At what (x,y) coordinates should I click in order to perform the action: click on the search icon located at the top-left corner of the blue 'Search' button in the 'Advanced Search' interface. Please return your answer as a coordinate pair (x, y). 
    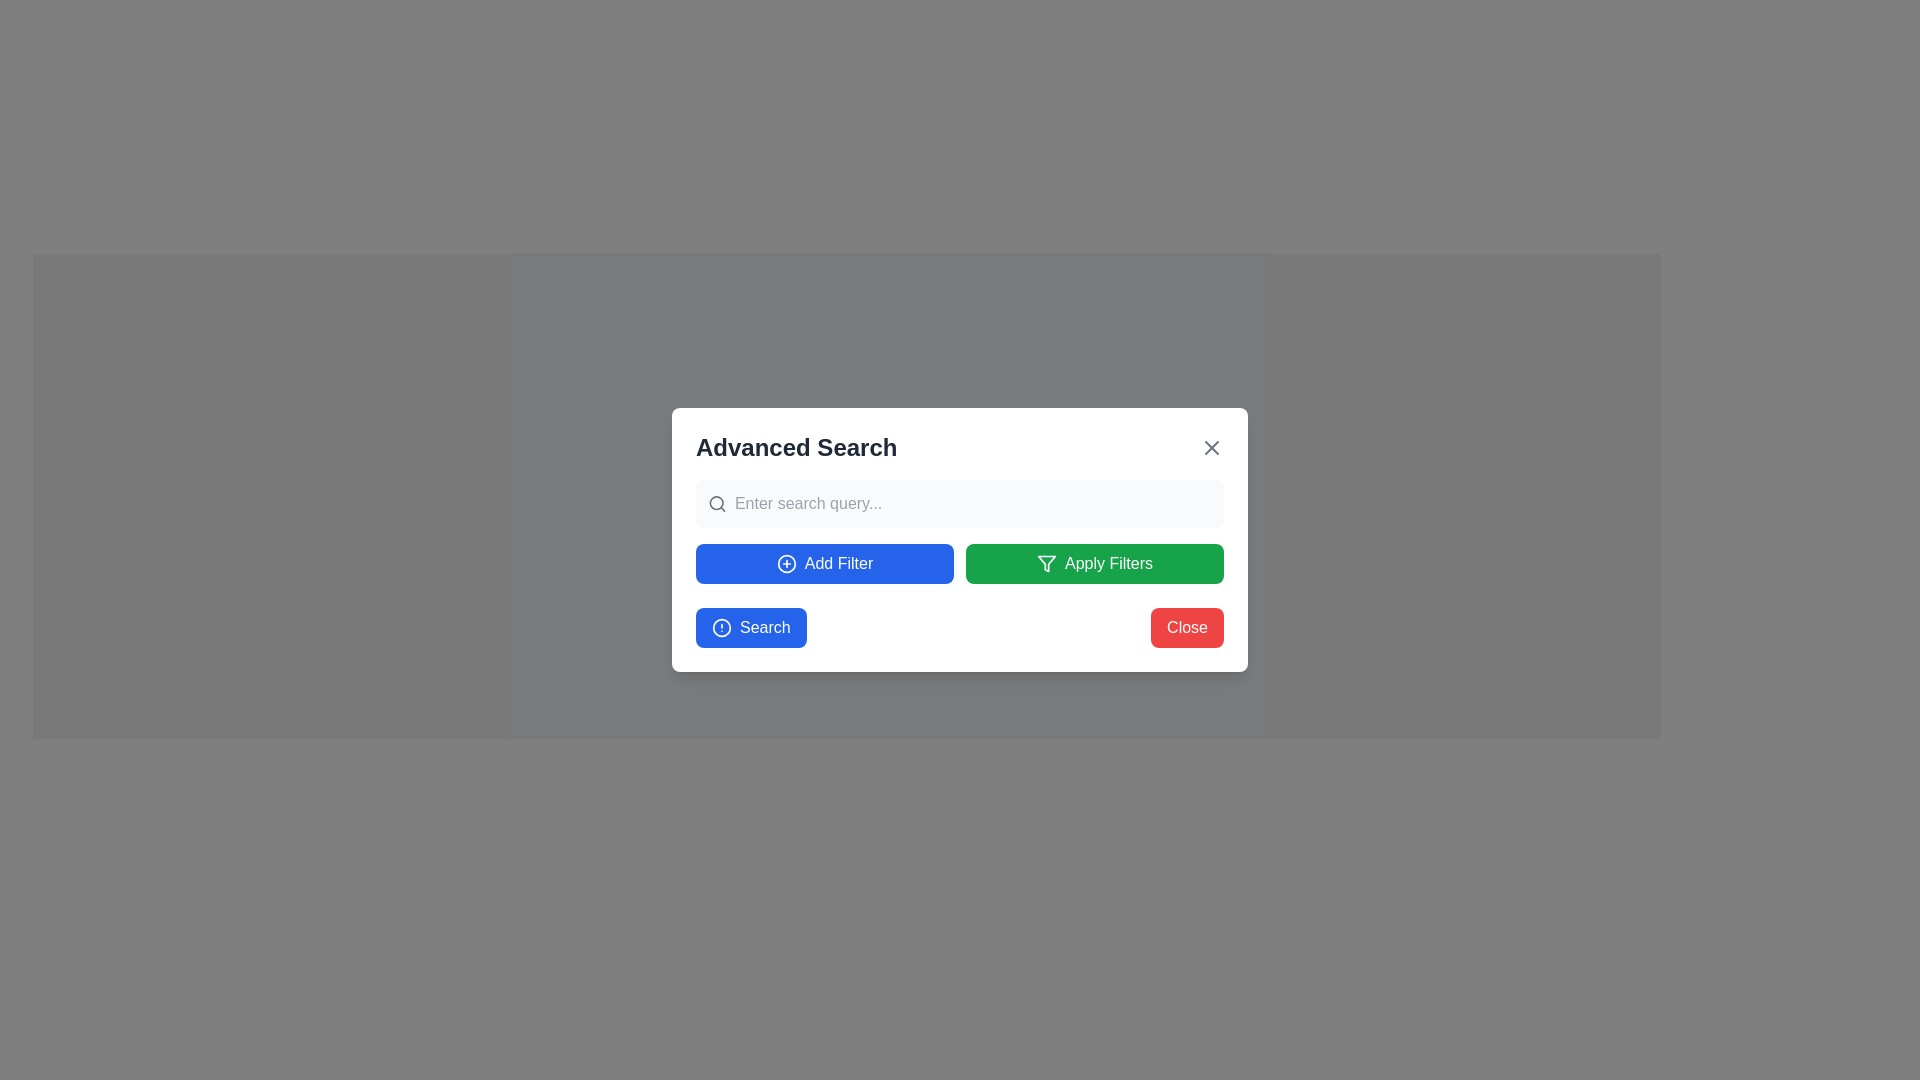
    Looking at the image, I should click on (720, 627).